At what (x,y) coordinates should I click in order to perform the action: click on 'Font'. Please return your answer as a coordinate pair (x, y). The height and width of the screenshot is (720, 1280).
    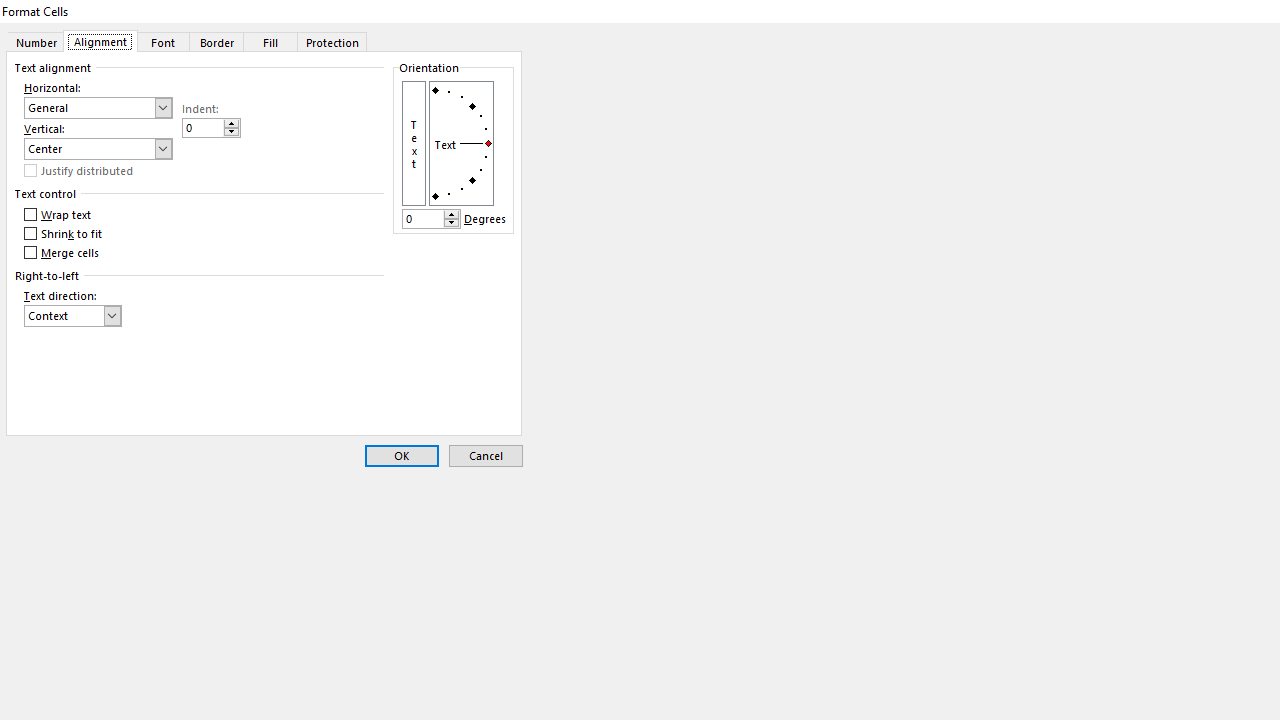
    Looking at the image, I should click on (162, 41).